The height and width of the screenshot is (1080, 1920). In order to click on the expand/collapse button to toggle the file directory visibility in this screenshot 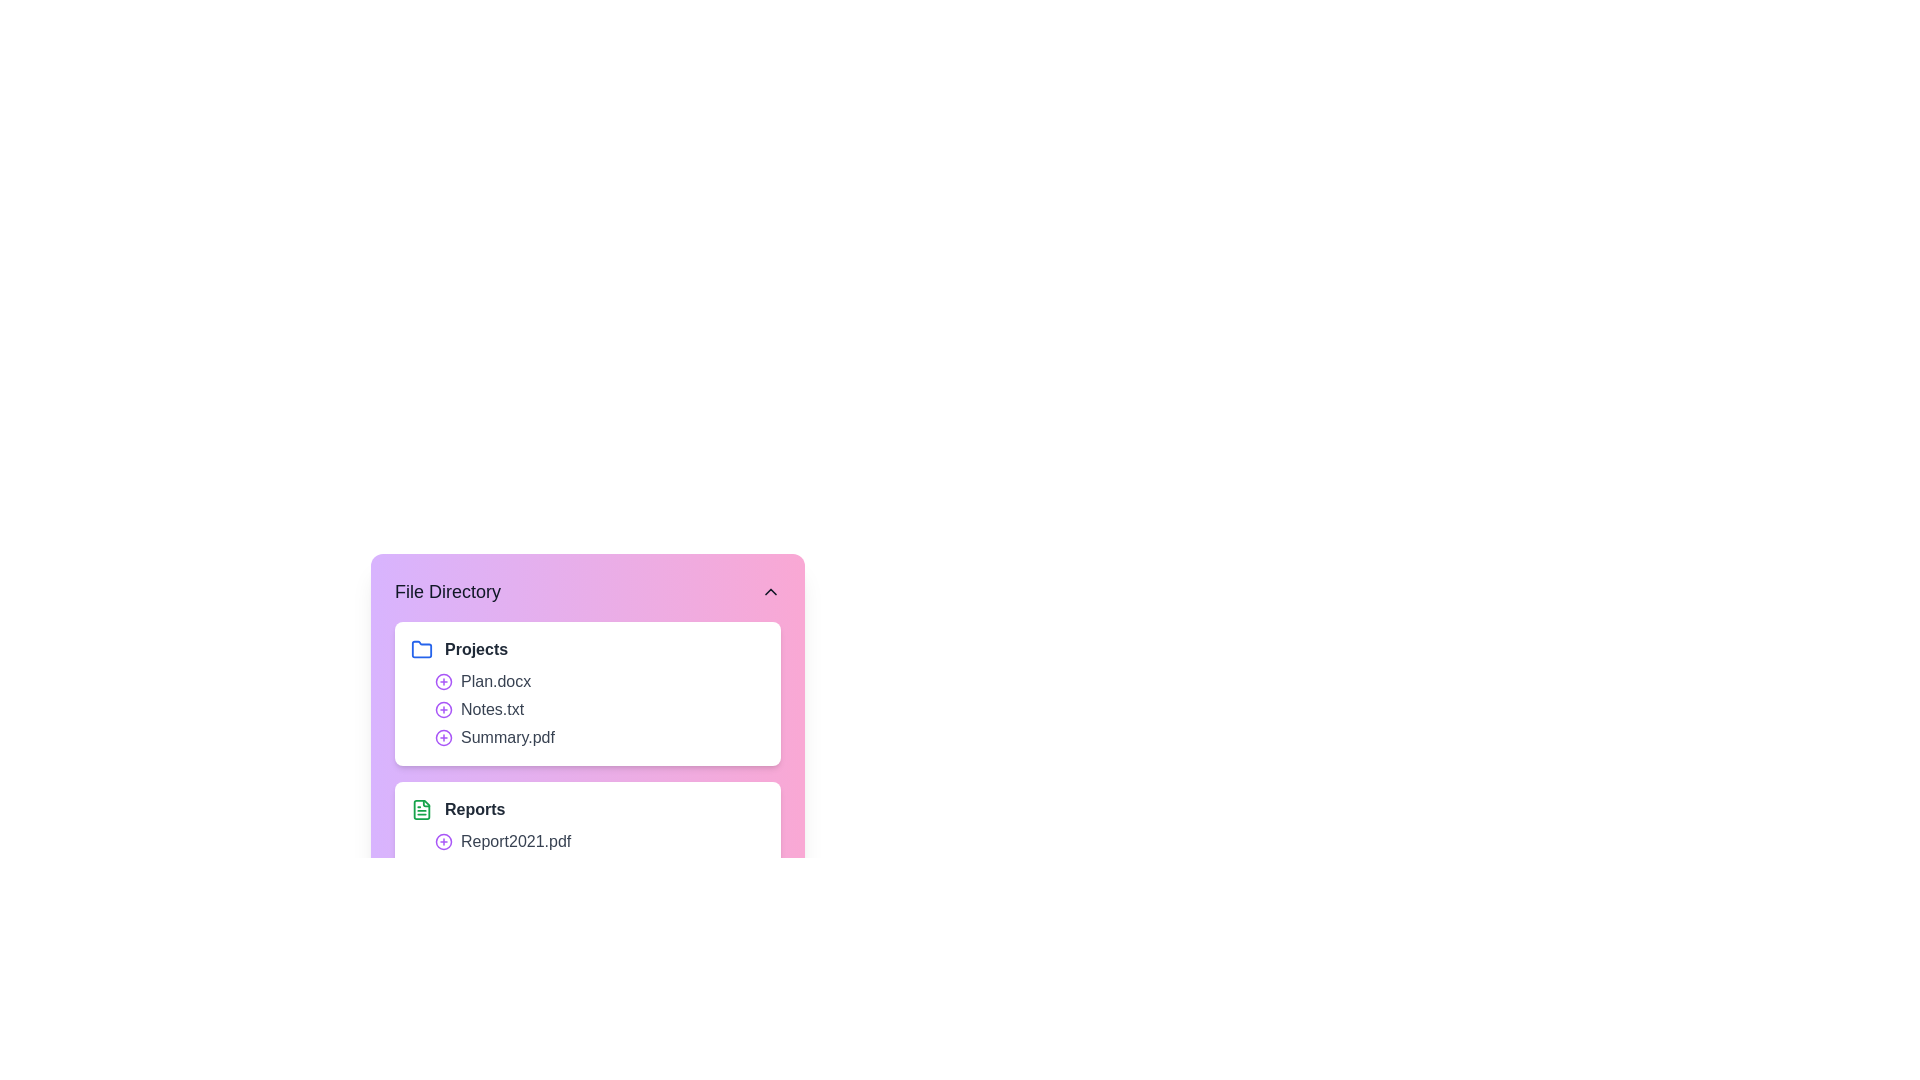, I will do `click(770, 590)`.